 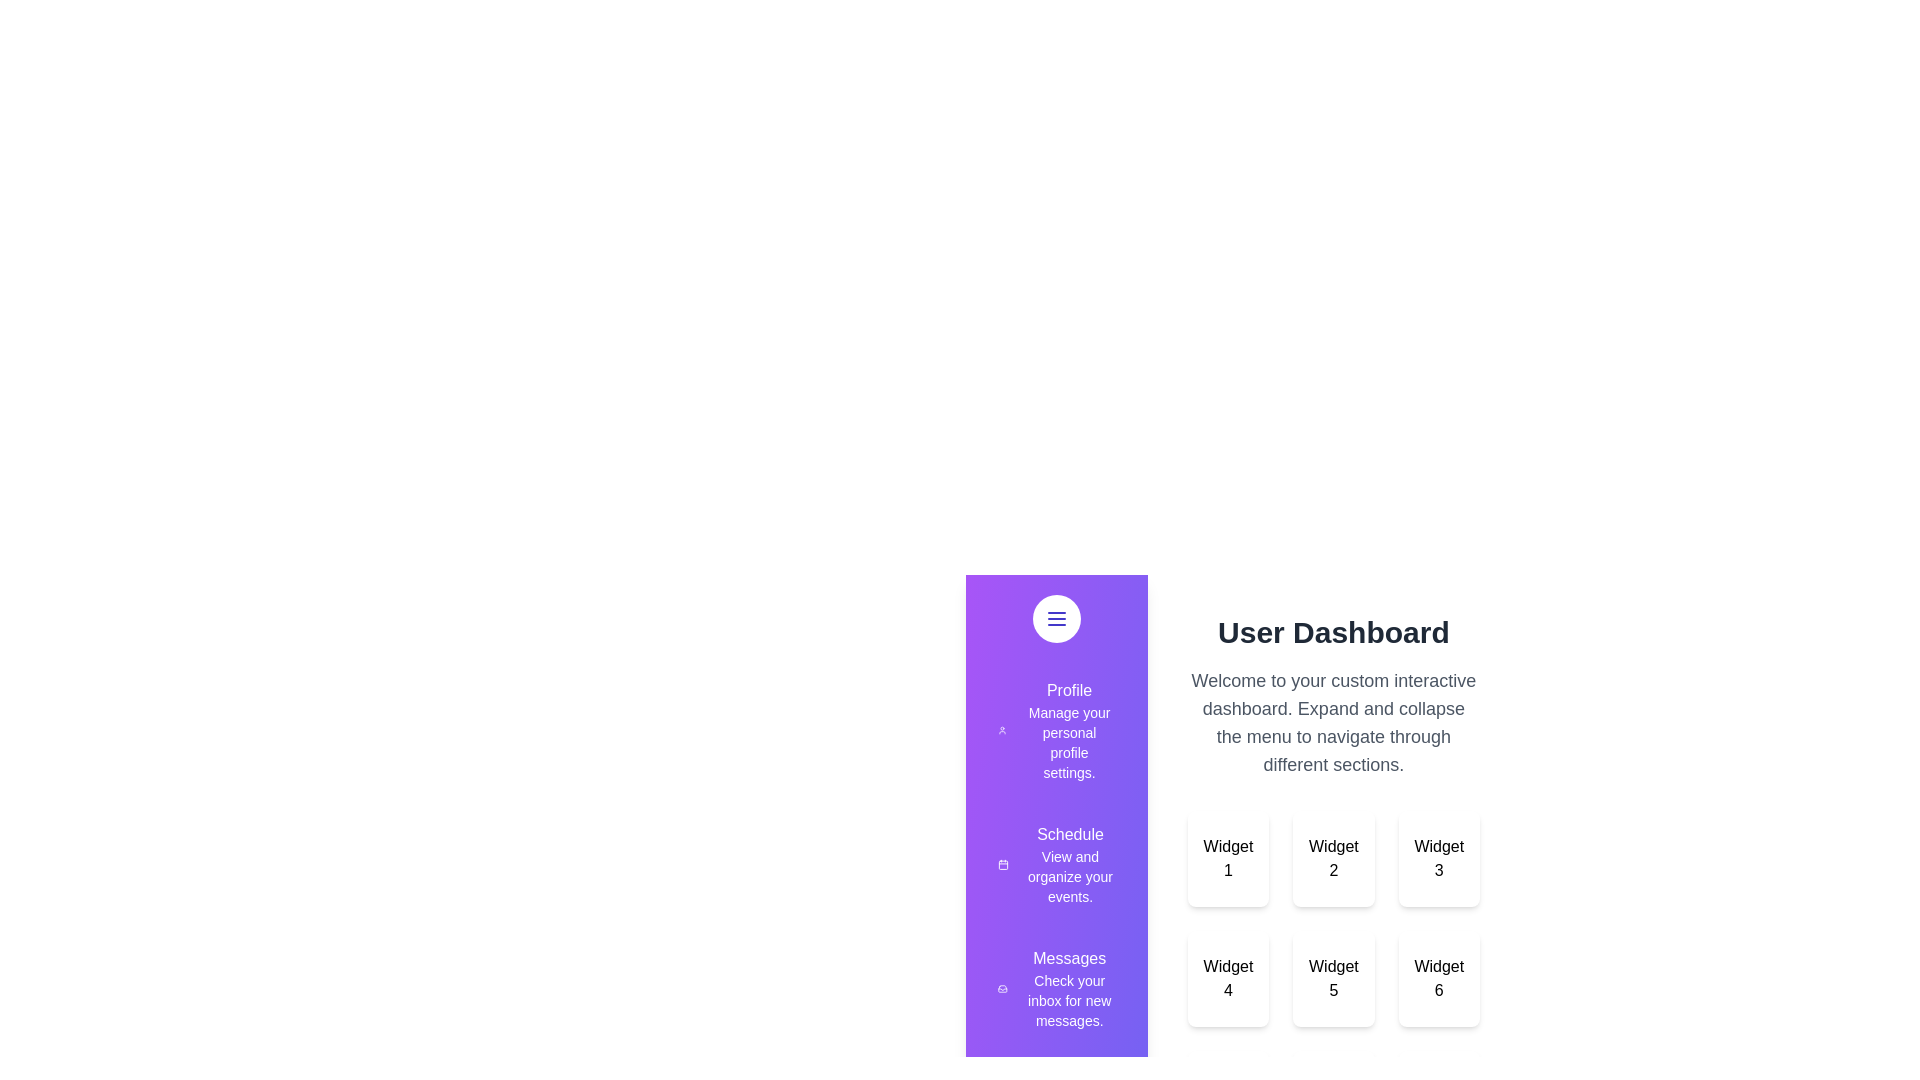 I want to click on the menu button to toggle the drawer's state, so click(x=1055, y=617).